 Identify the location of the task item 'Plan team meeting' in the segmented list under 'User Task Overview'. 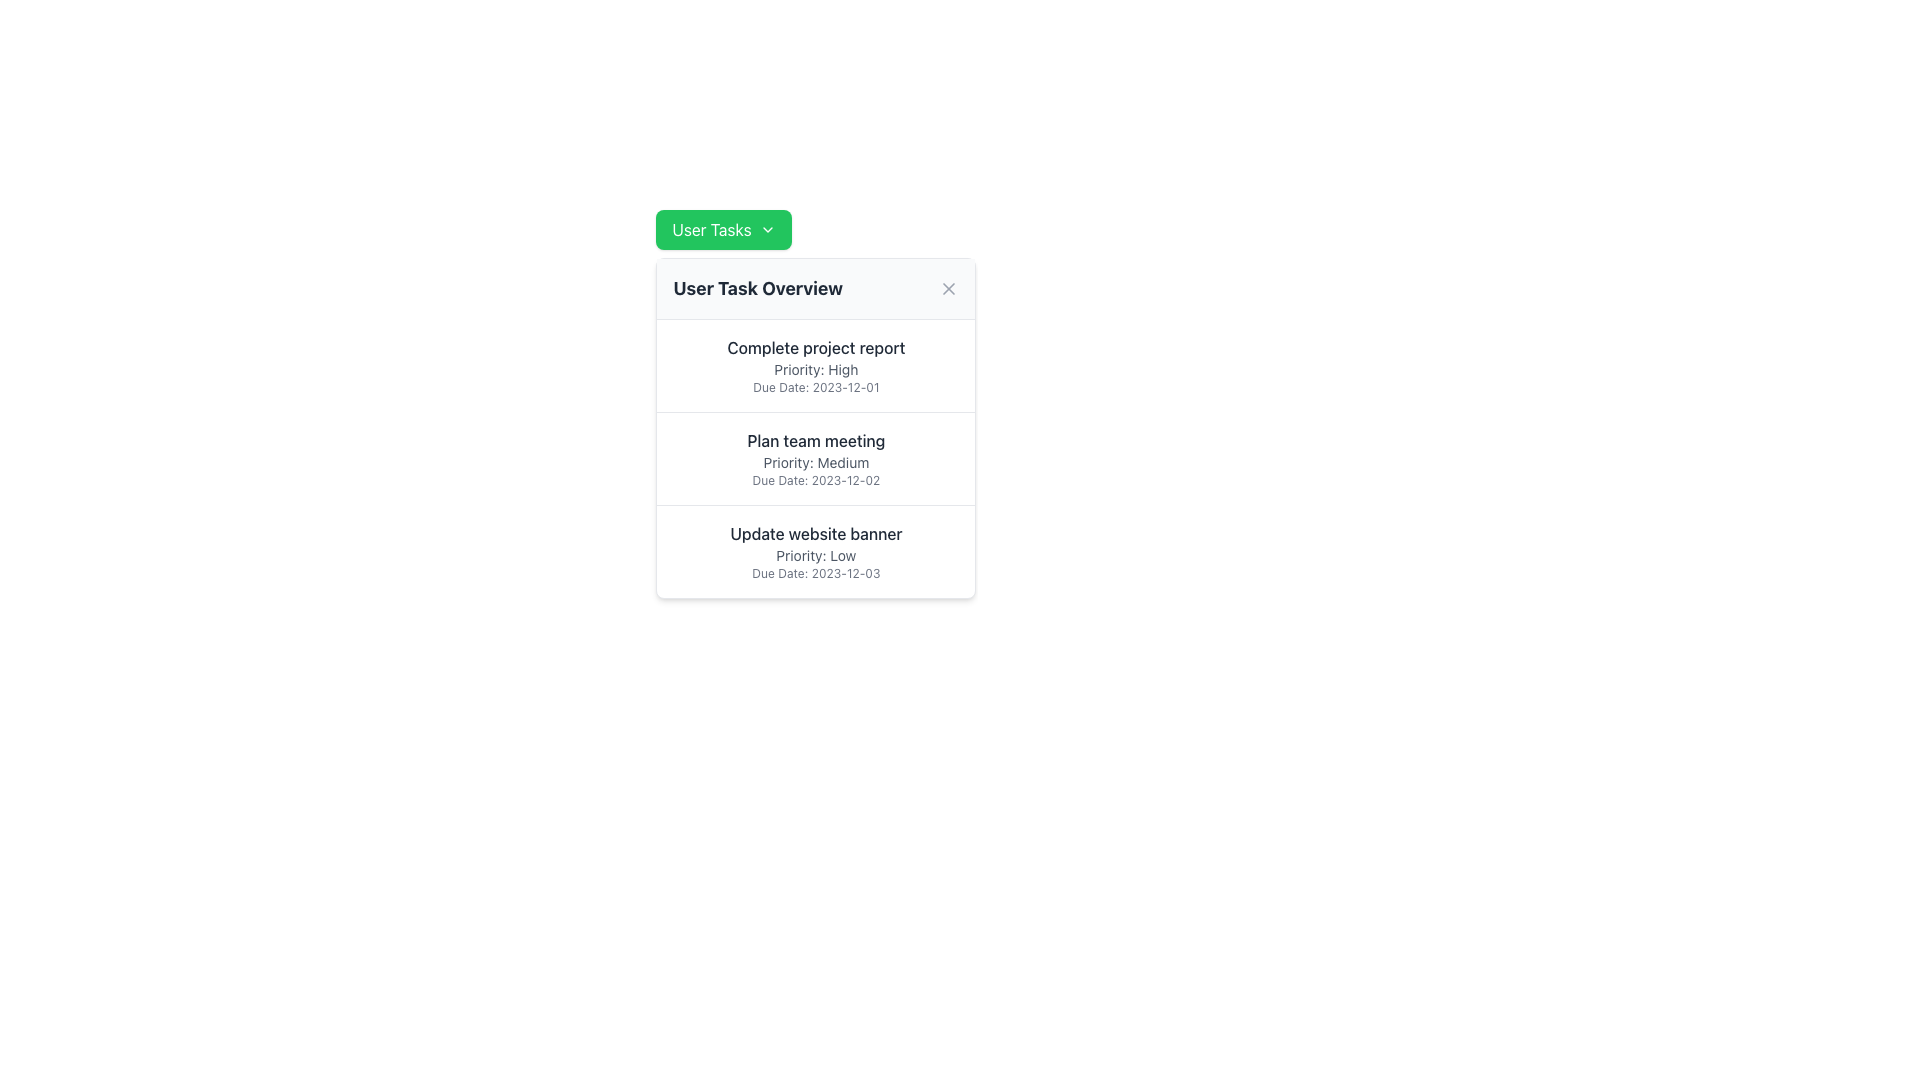
(816, 459).